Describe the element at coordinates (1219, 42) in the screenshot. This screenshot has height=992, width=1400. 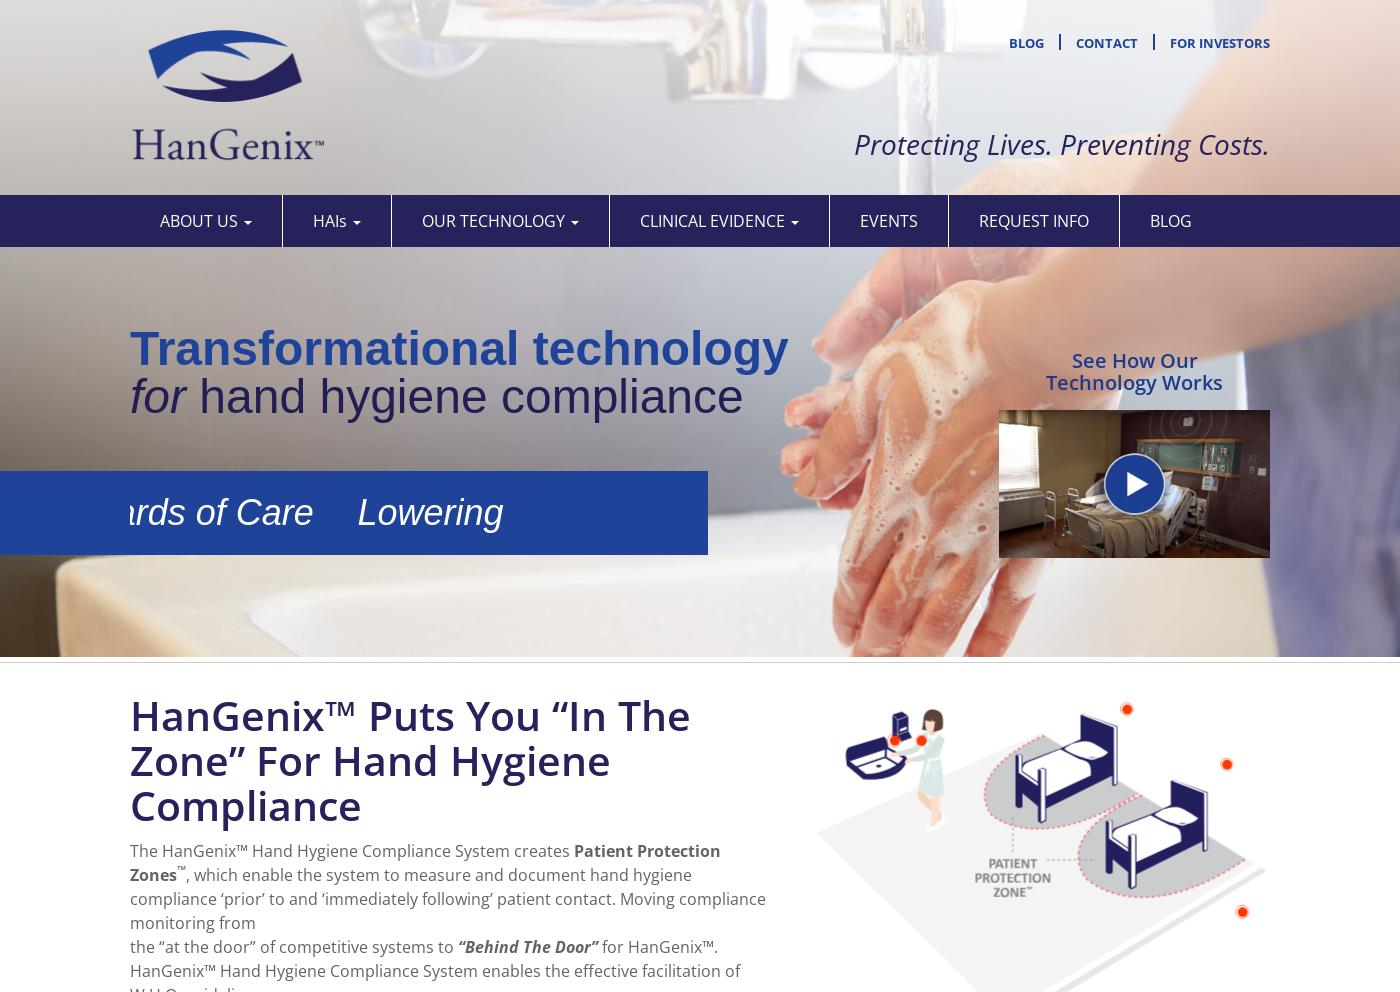
I see `'For Investors'` at that location.